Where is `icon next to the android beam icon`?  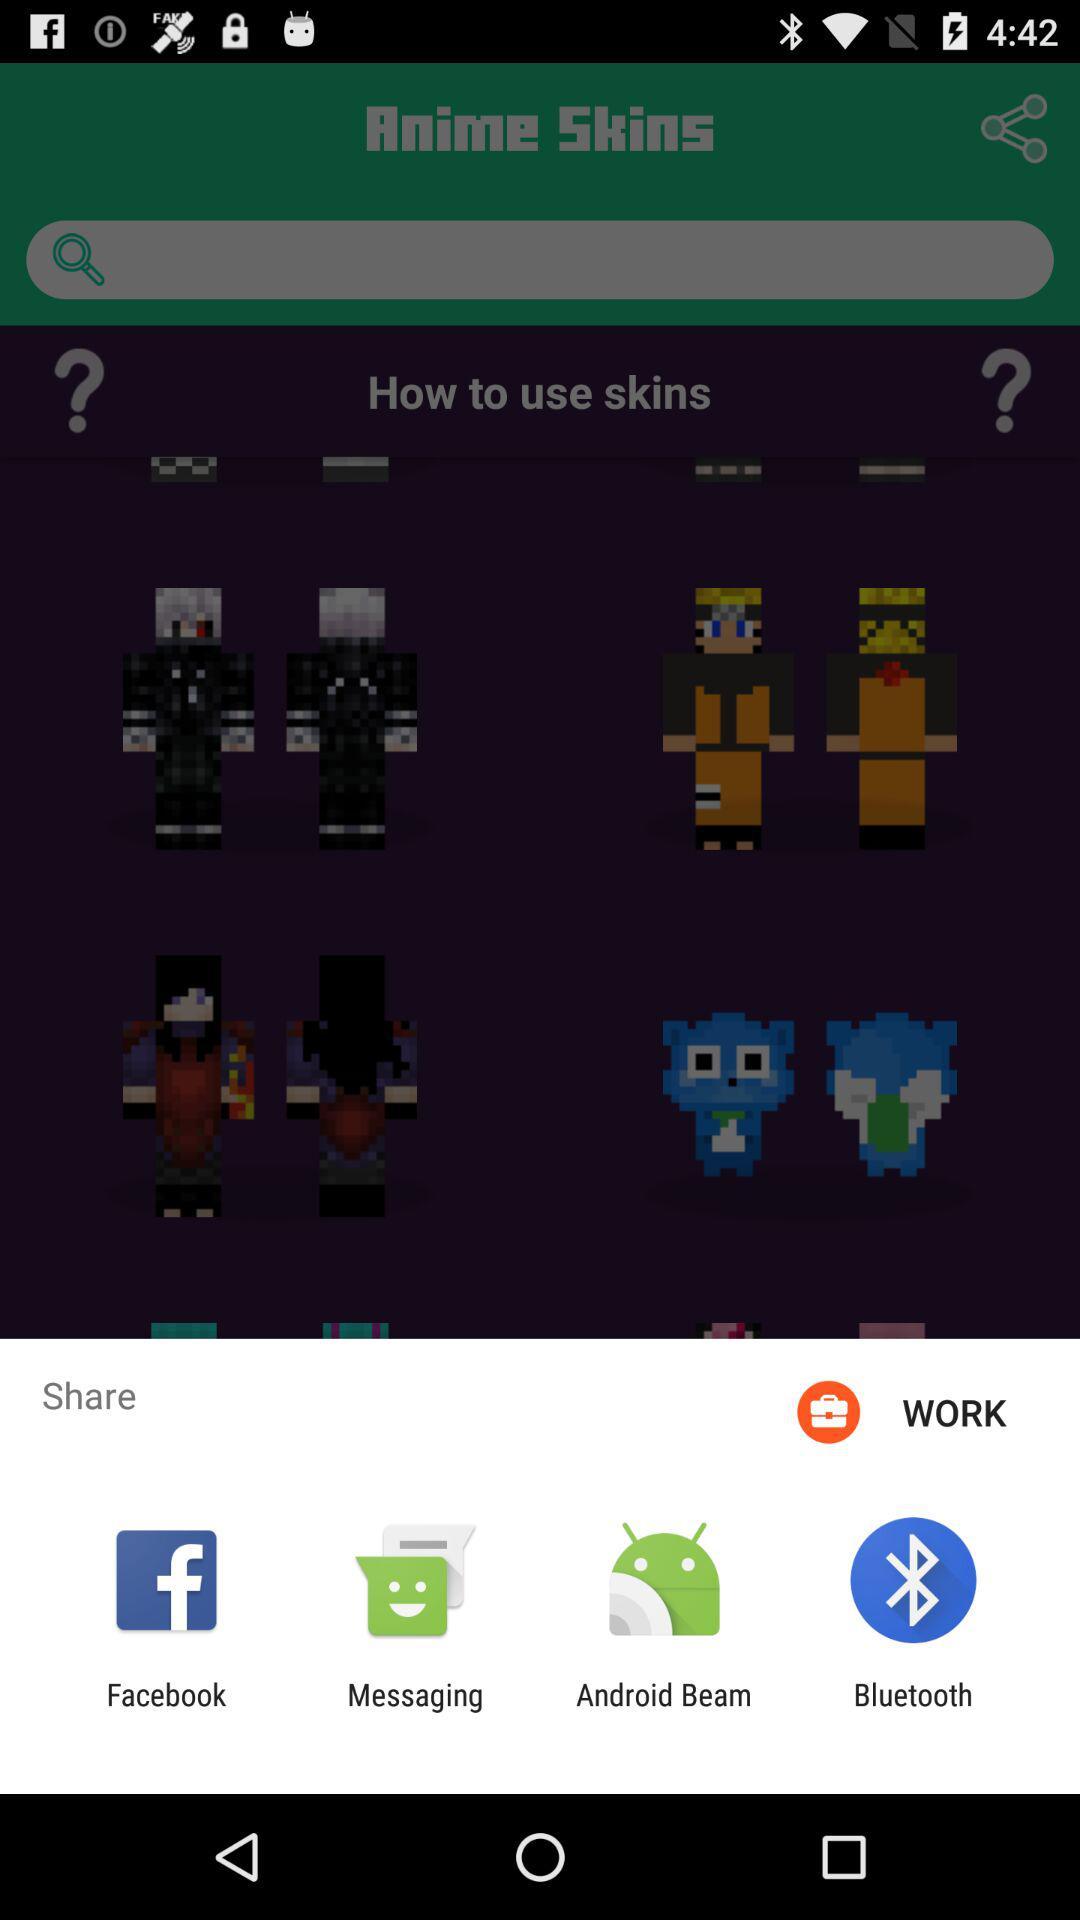
icon next to the android beam icon is located at coordinates (414, 1711).